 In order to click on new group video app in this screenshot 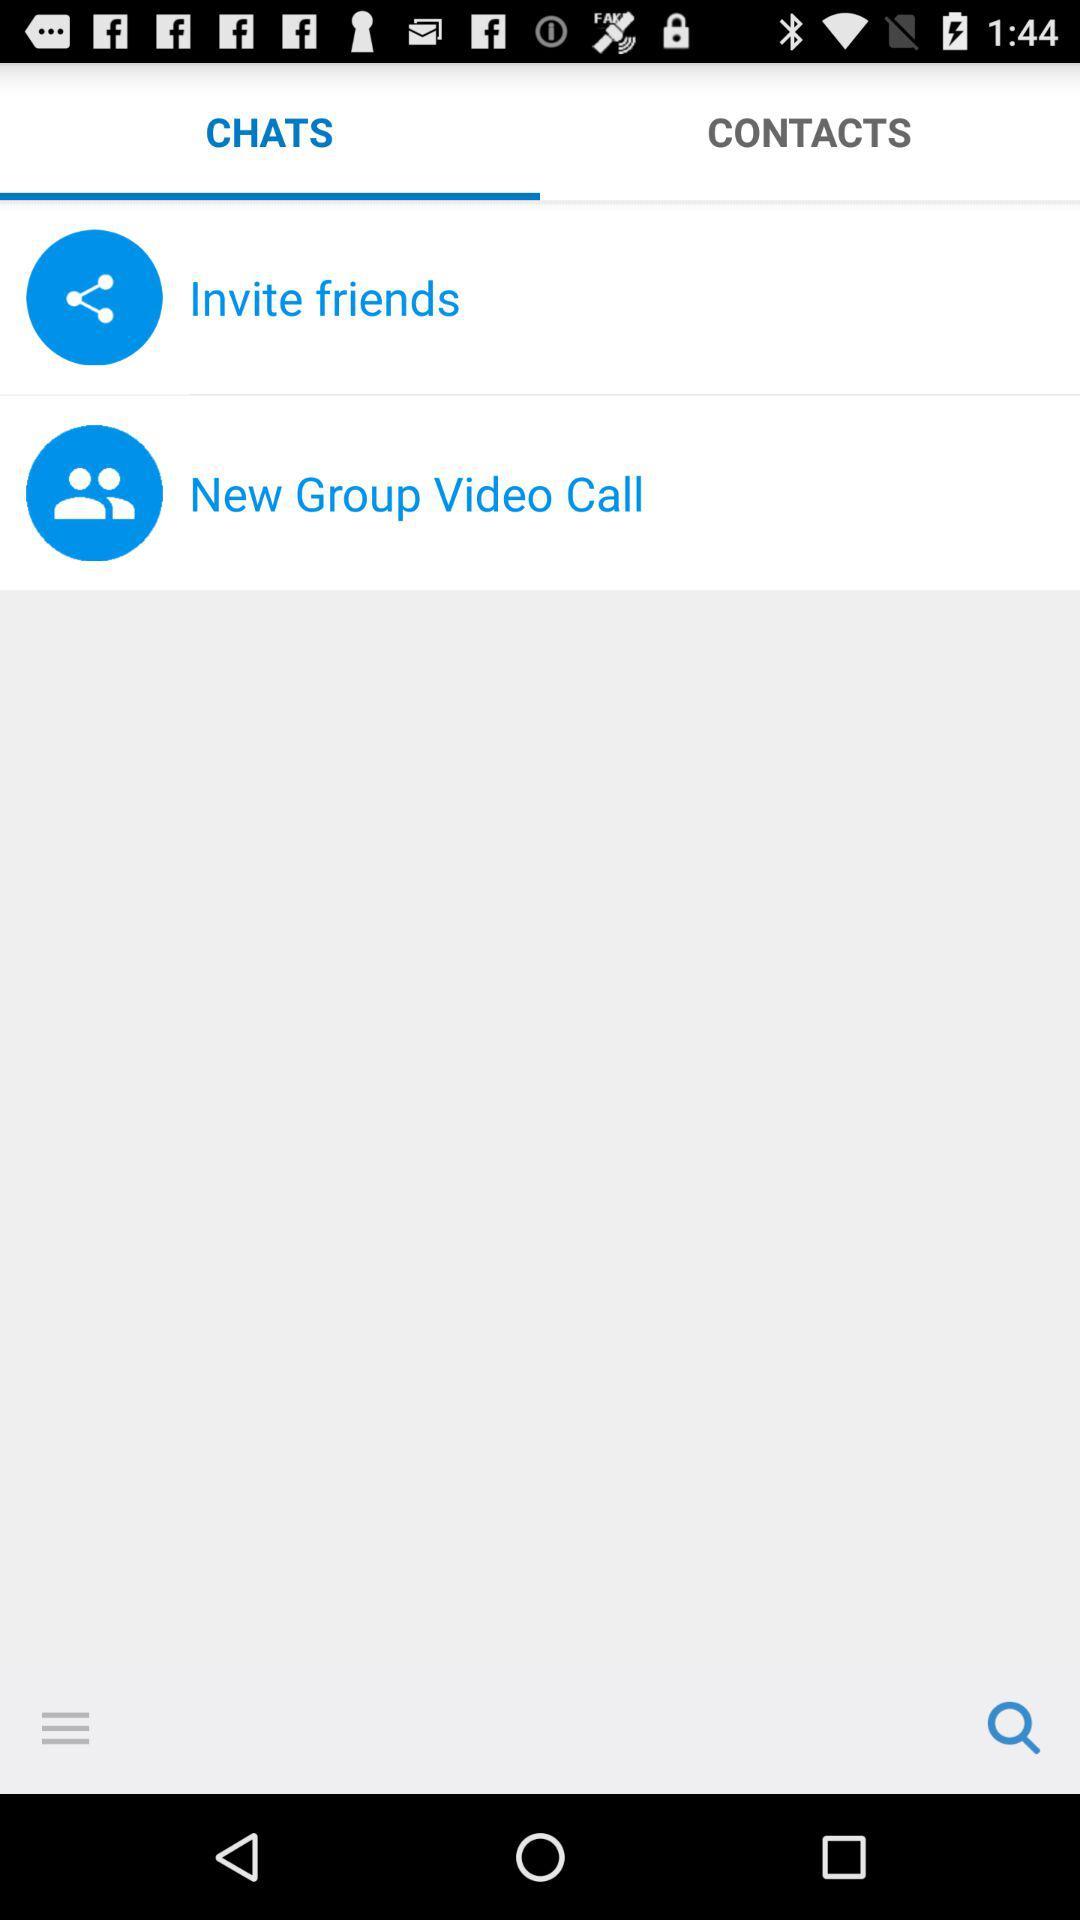, I will do `click(634, 493)`.